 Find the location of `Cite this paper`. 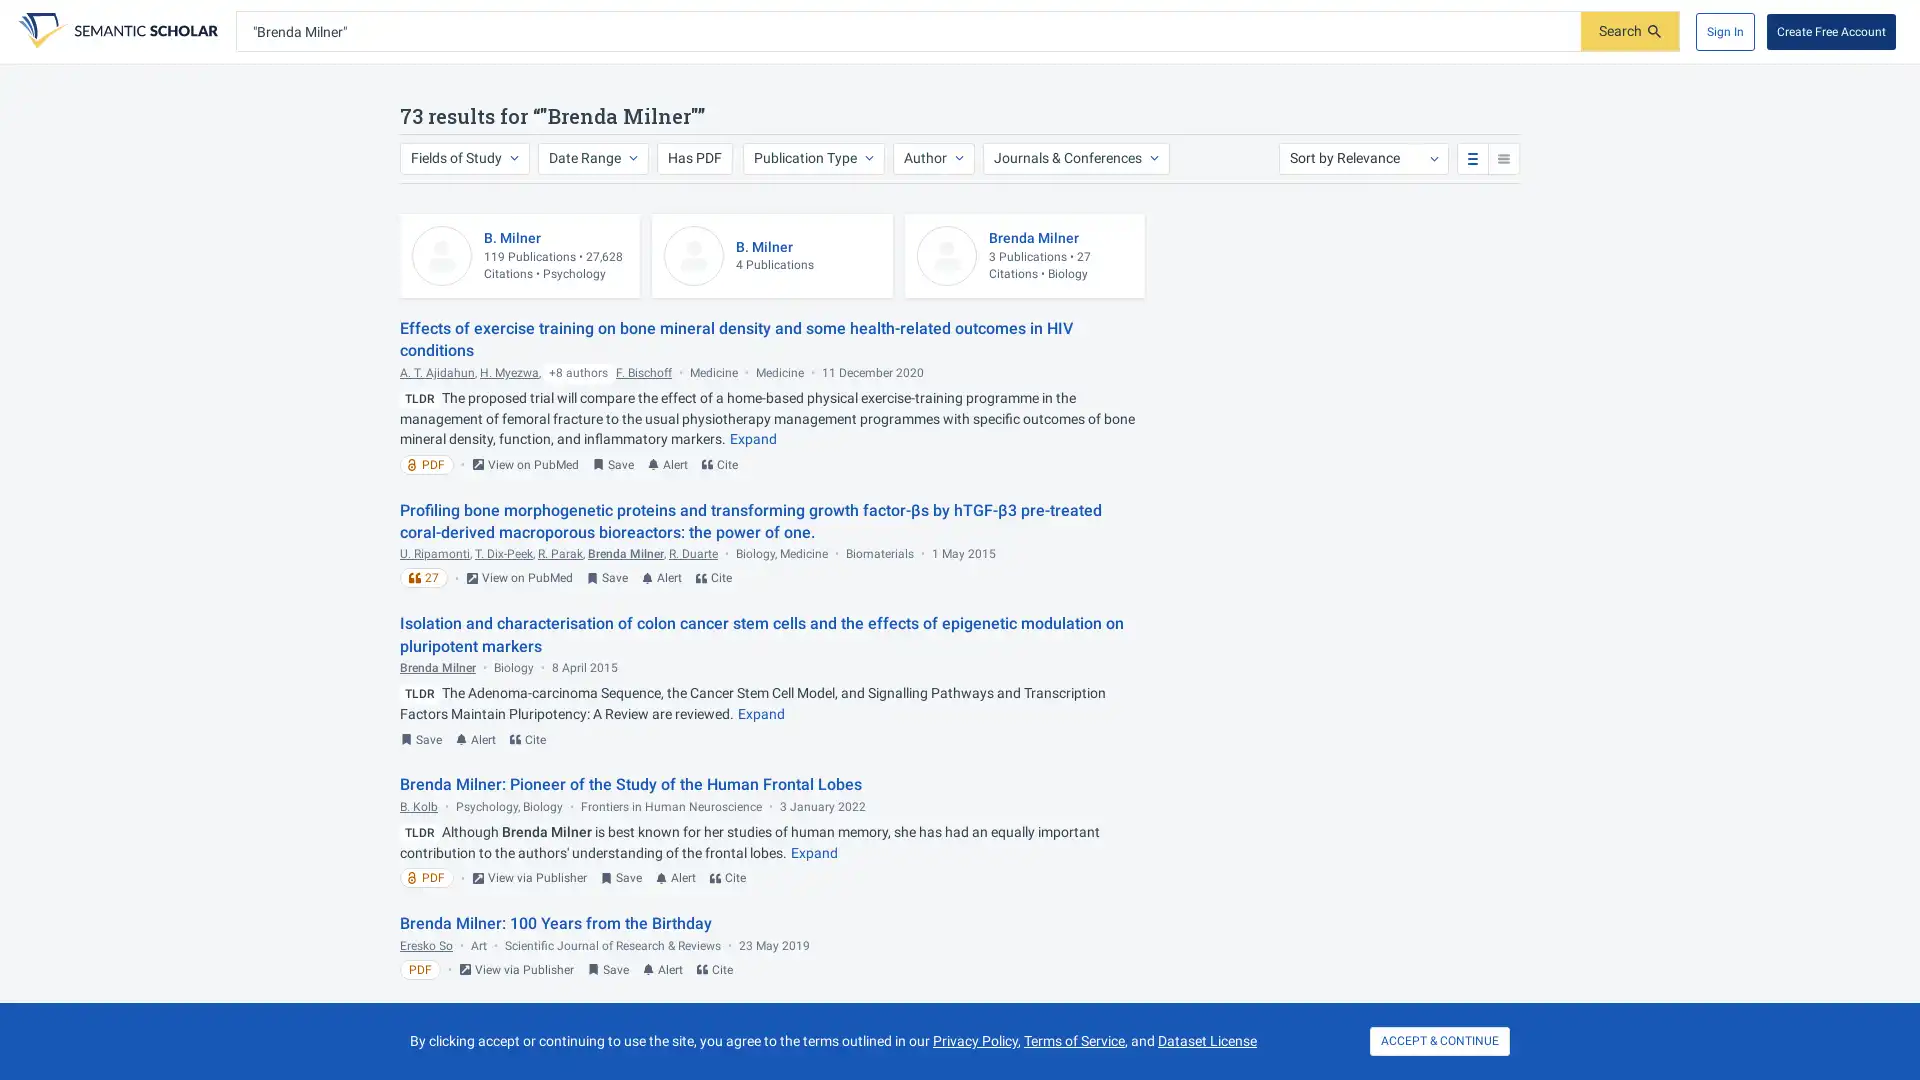

Cite this paper is located at coordinates (528, 739).